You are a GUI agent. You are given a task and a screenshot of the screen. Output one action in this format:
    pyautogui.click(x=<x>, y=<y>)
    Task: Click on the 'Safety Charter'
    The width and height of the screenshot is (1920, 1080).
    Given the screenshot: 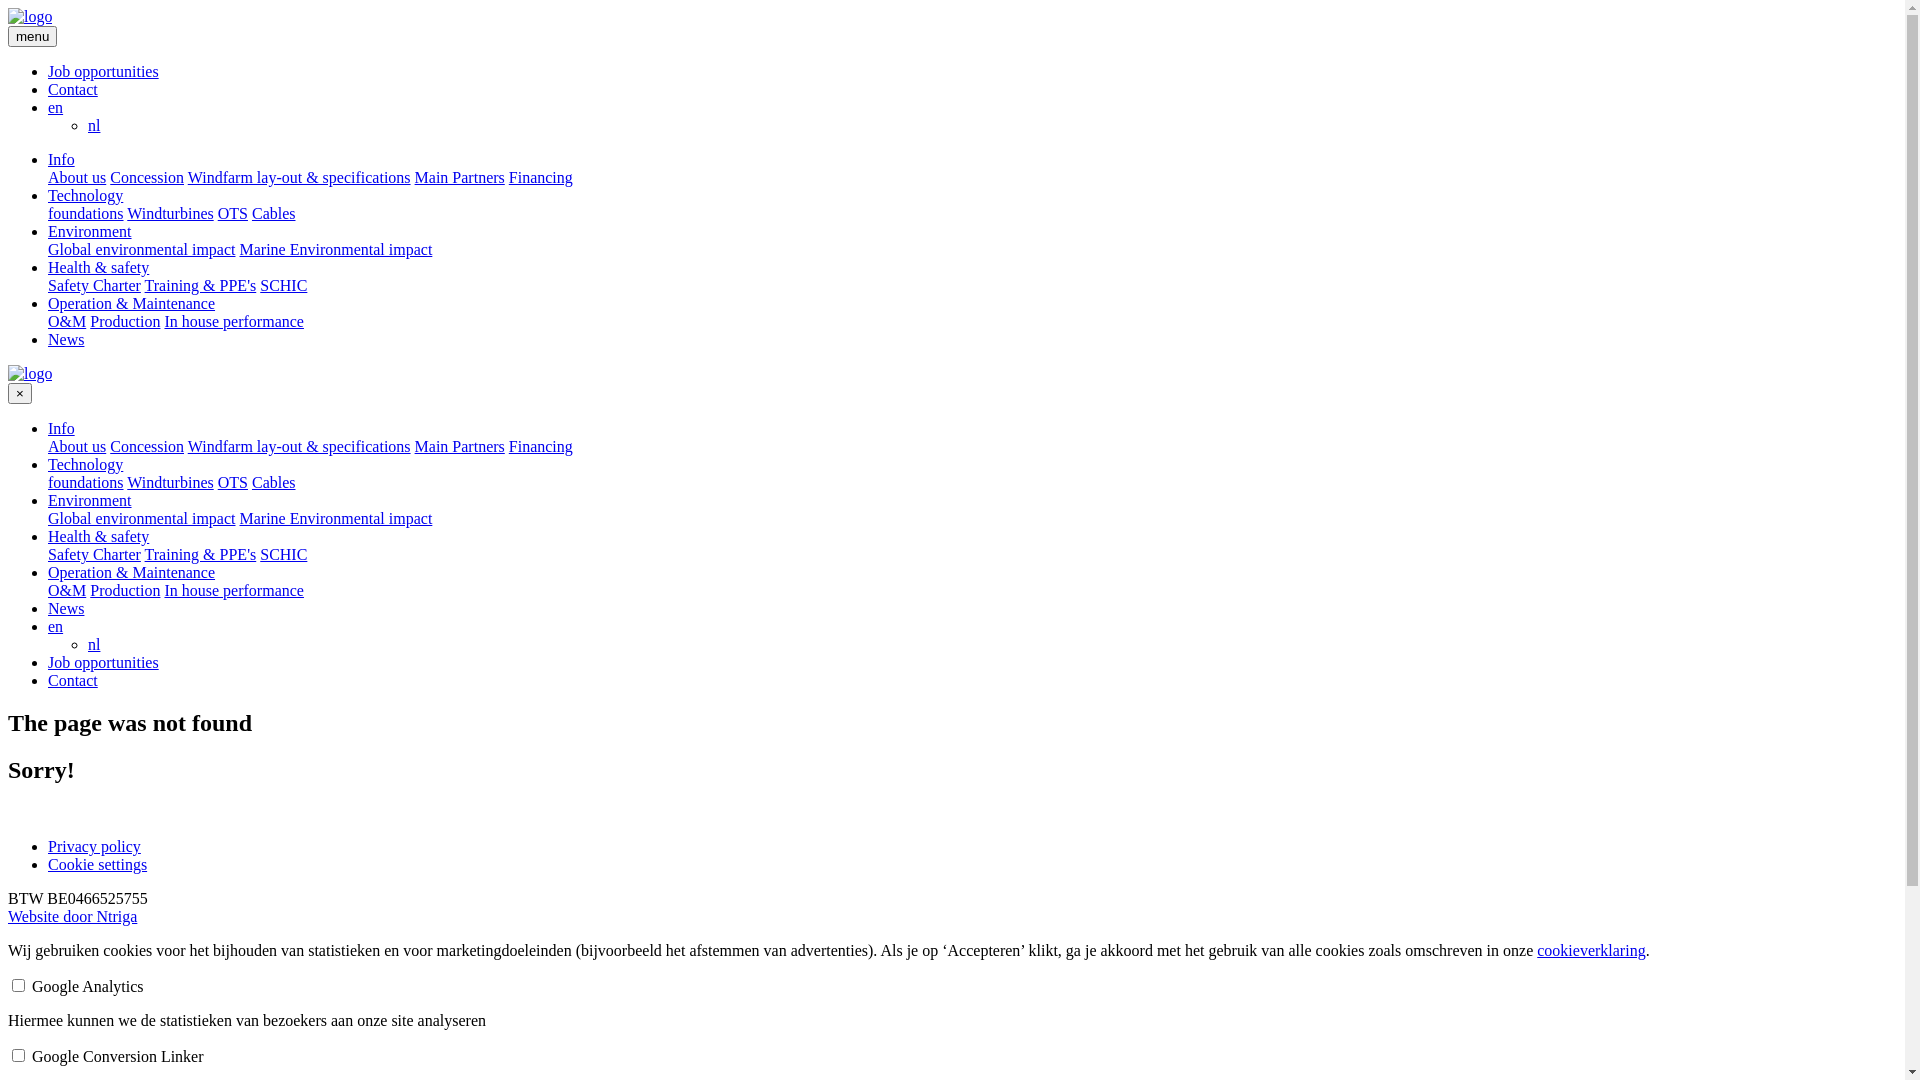 What is the action you would take?
    pyautogui.click(x=93, y=554)
    